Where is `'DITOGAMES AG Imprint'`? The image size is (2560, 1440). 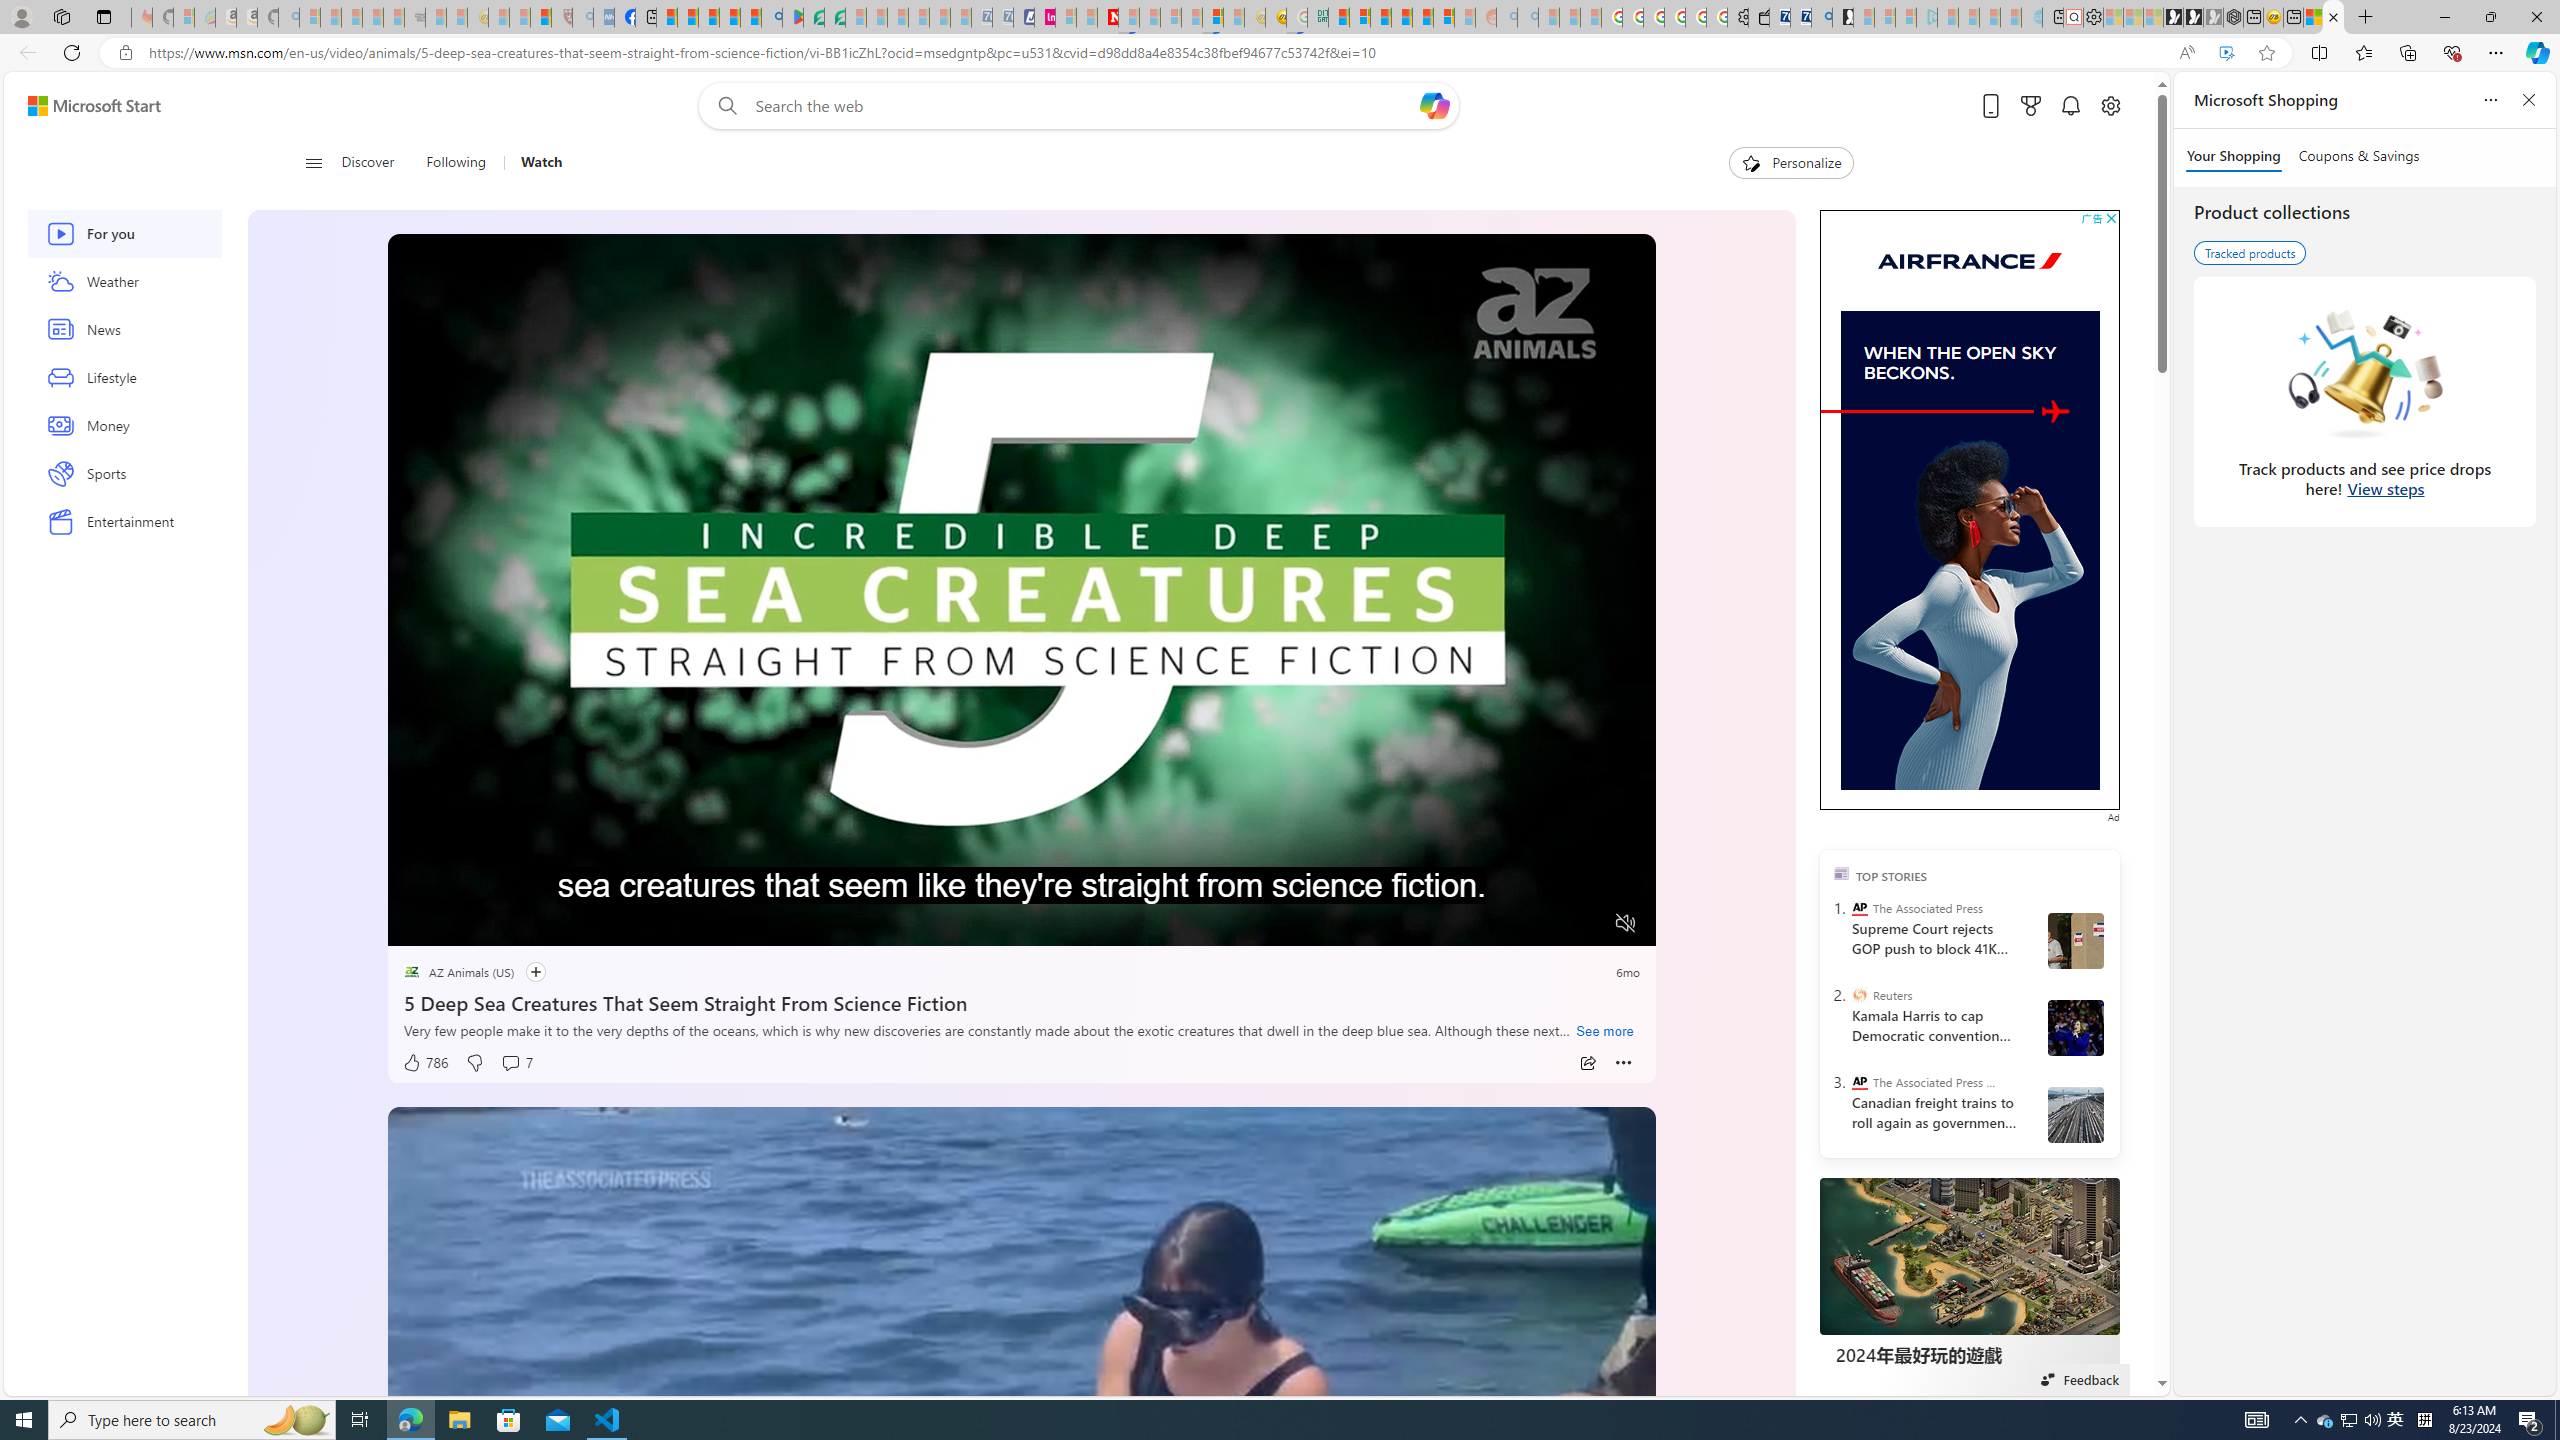
'DITOGAMES AG Imprint' is located at coordinates (1316, 16).